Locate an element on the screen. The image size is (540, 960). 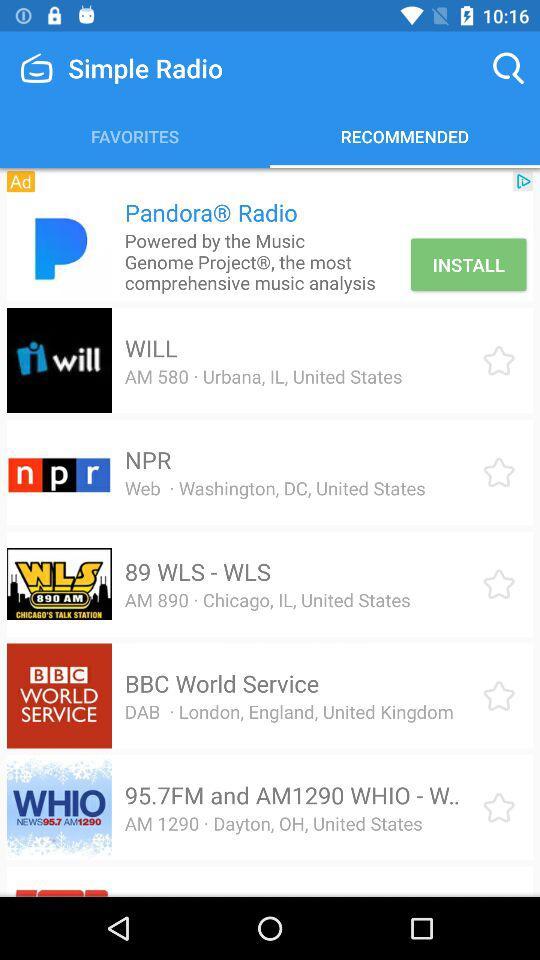
the icon above web washington dc icon is located at coordinates (147, 459).